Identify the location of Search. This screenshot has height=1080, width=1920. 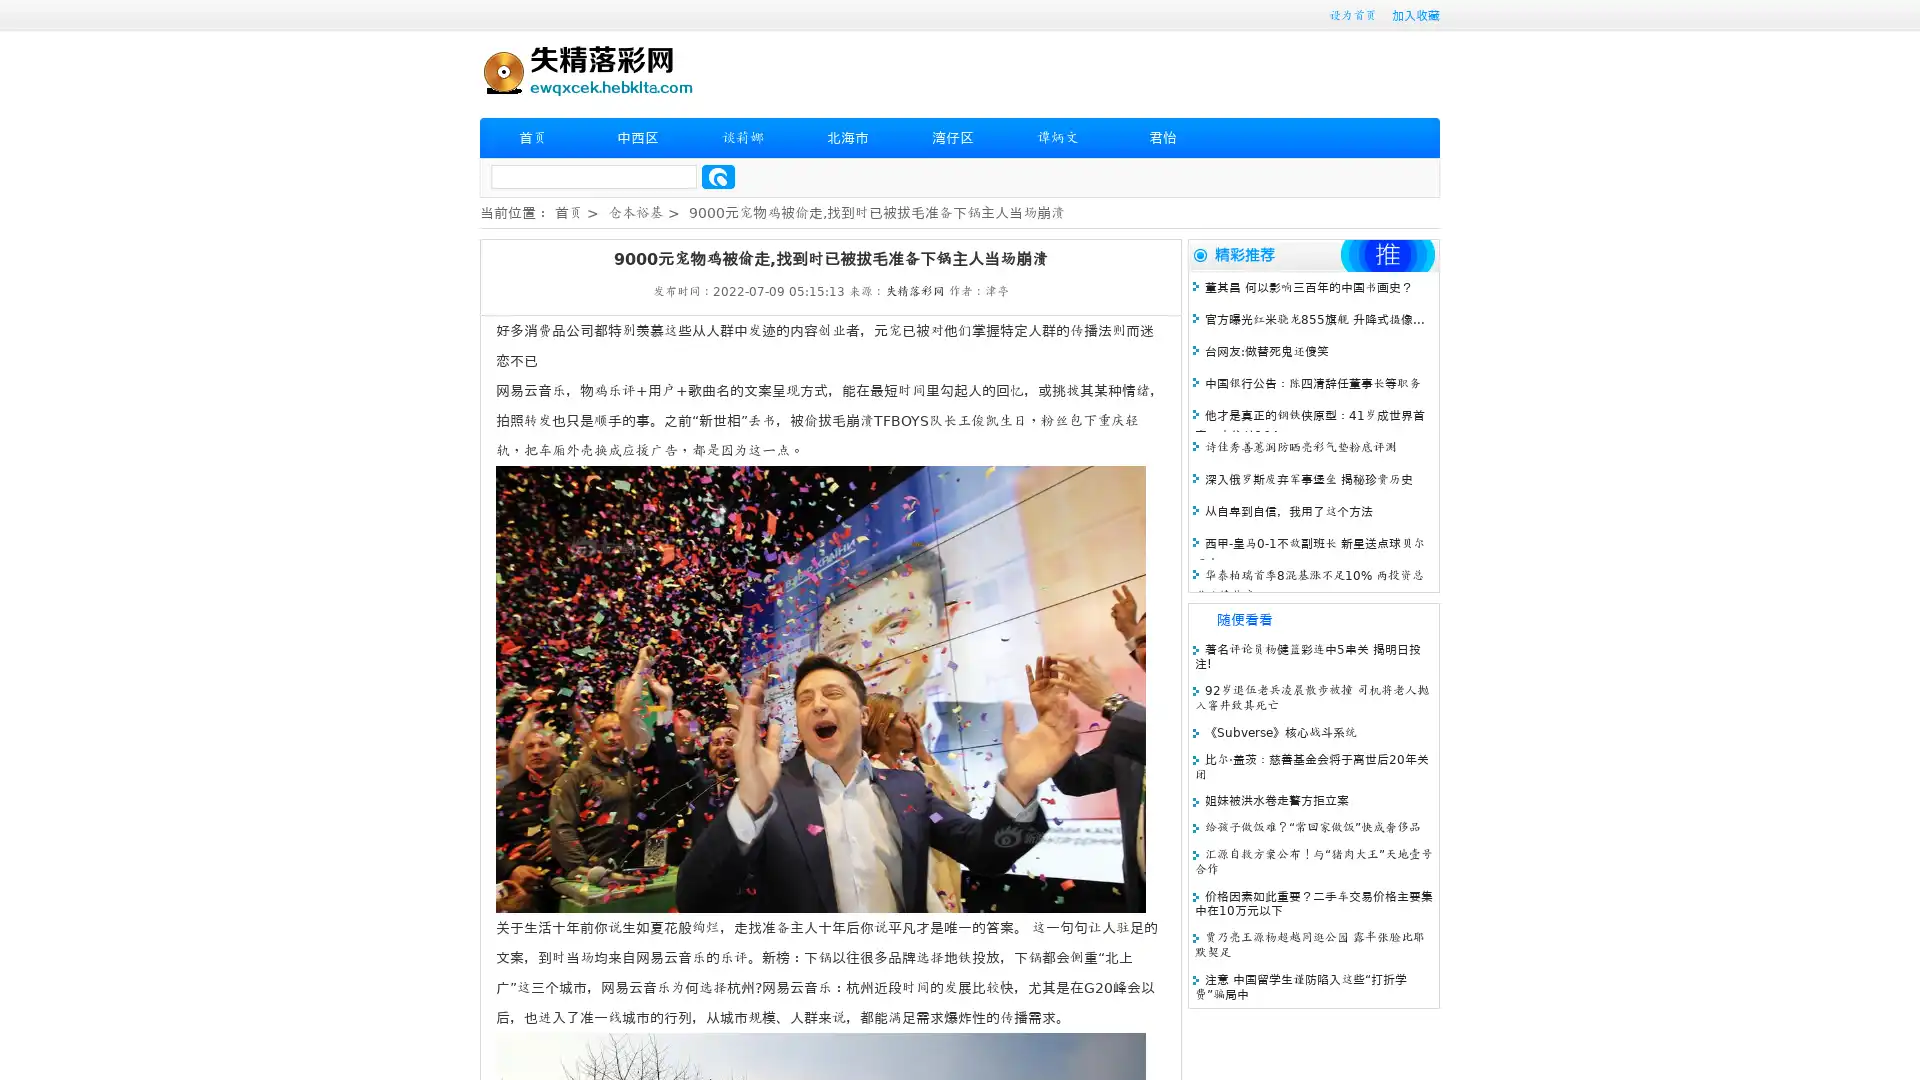
(718, 176).